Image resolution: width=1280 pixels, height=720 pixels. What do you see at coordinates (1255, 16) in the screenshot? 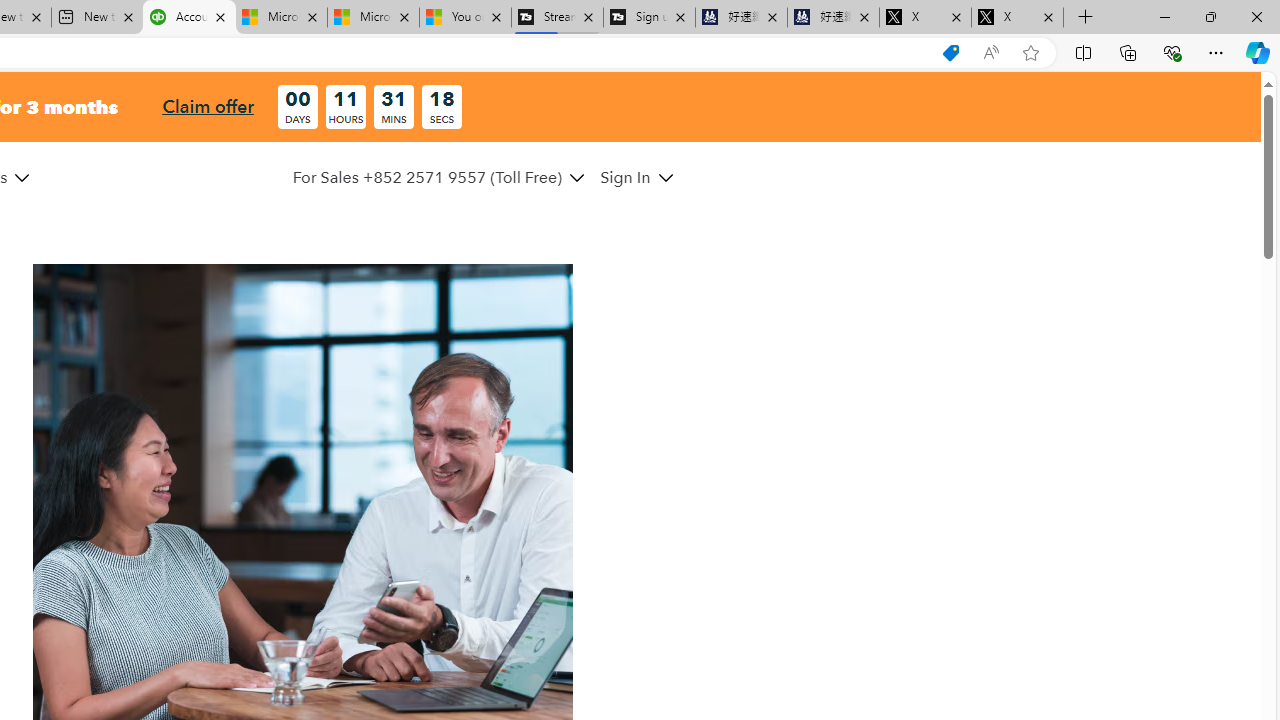
I see `'Close'` at bounding box center [1255, 16].